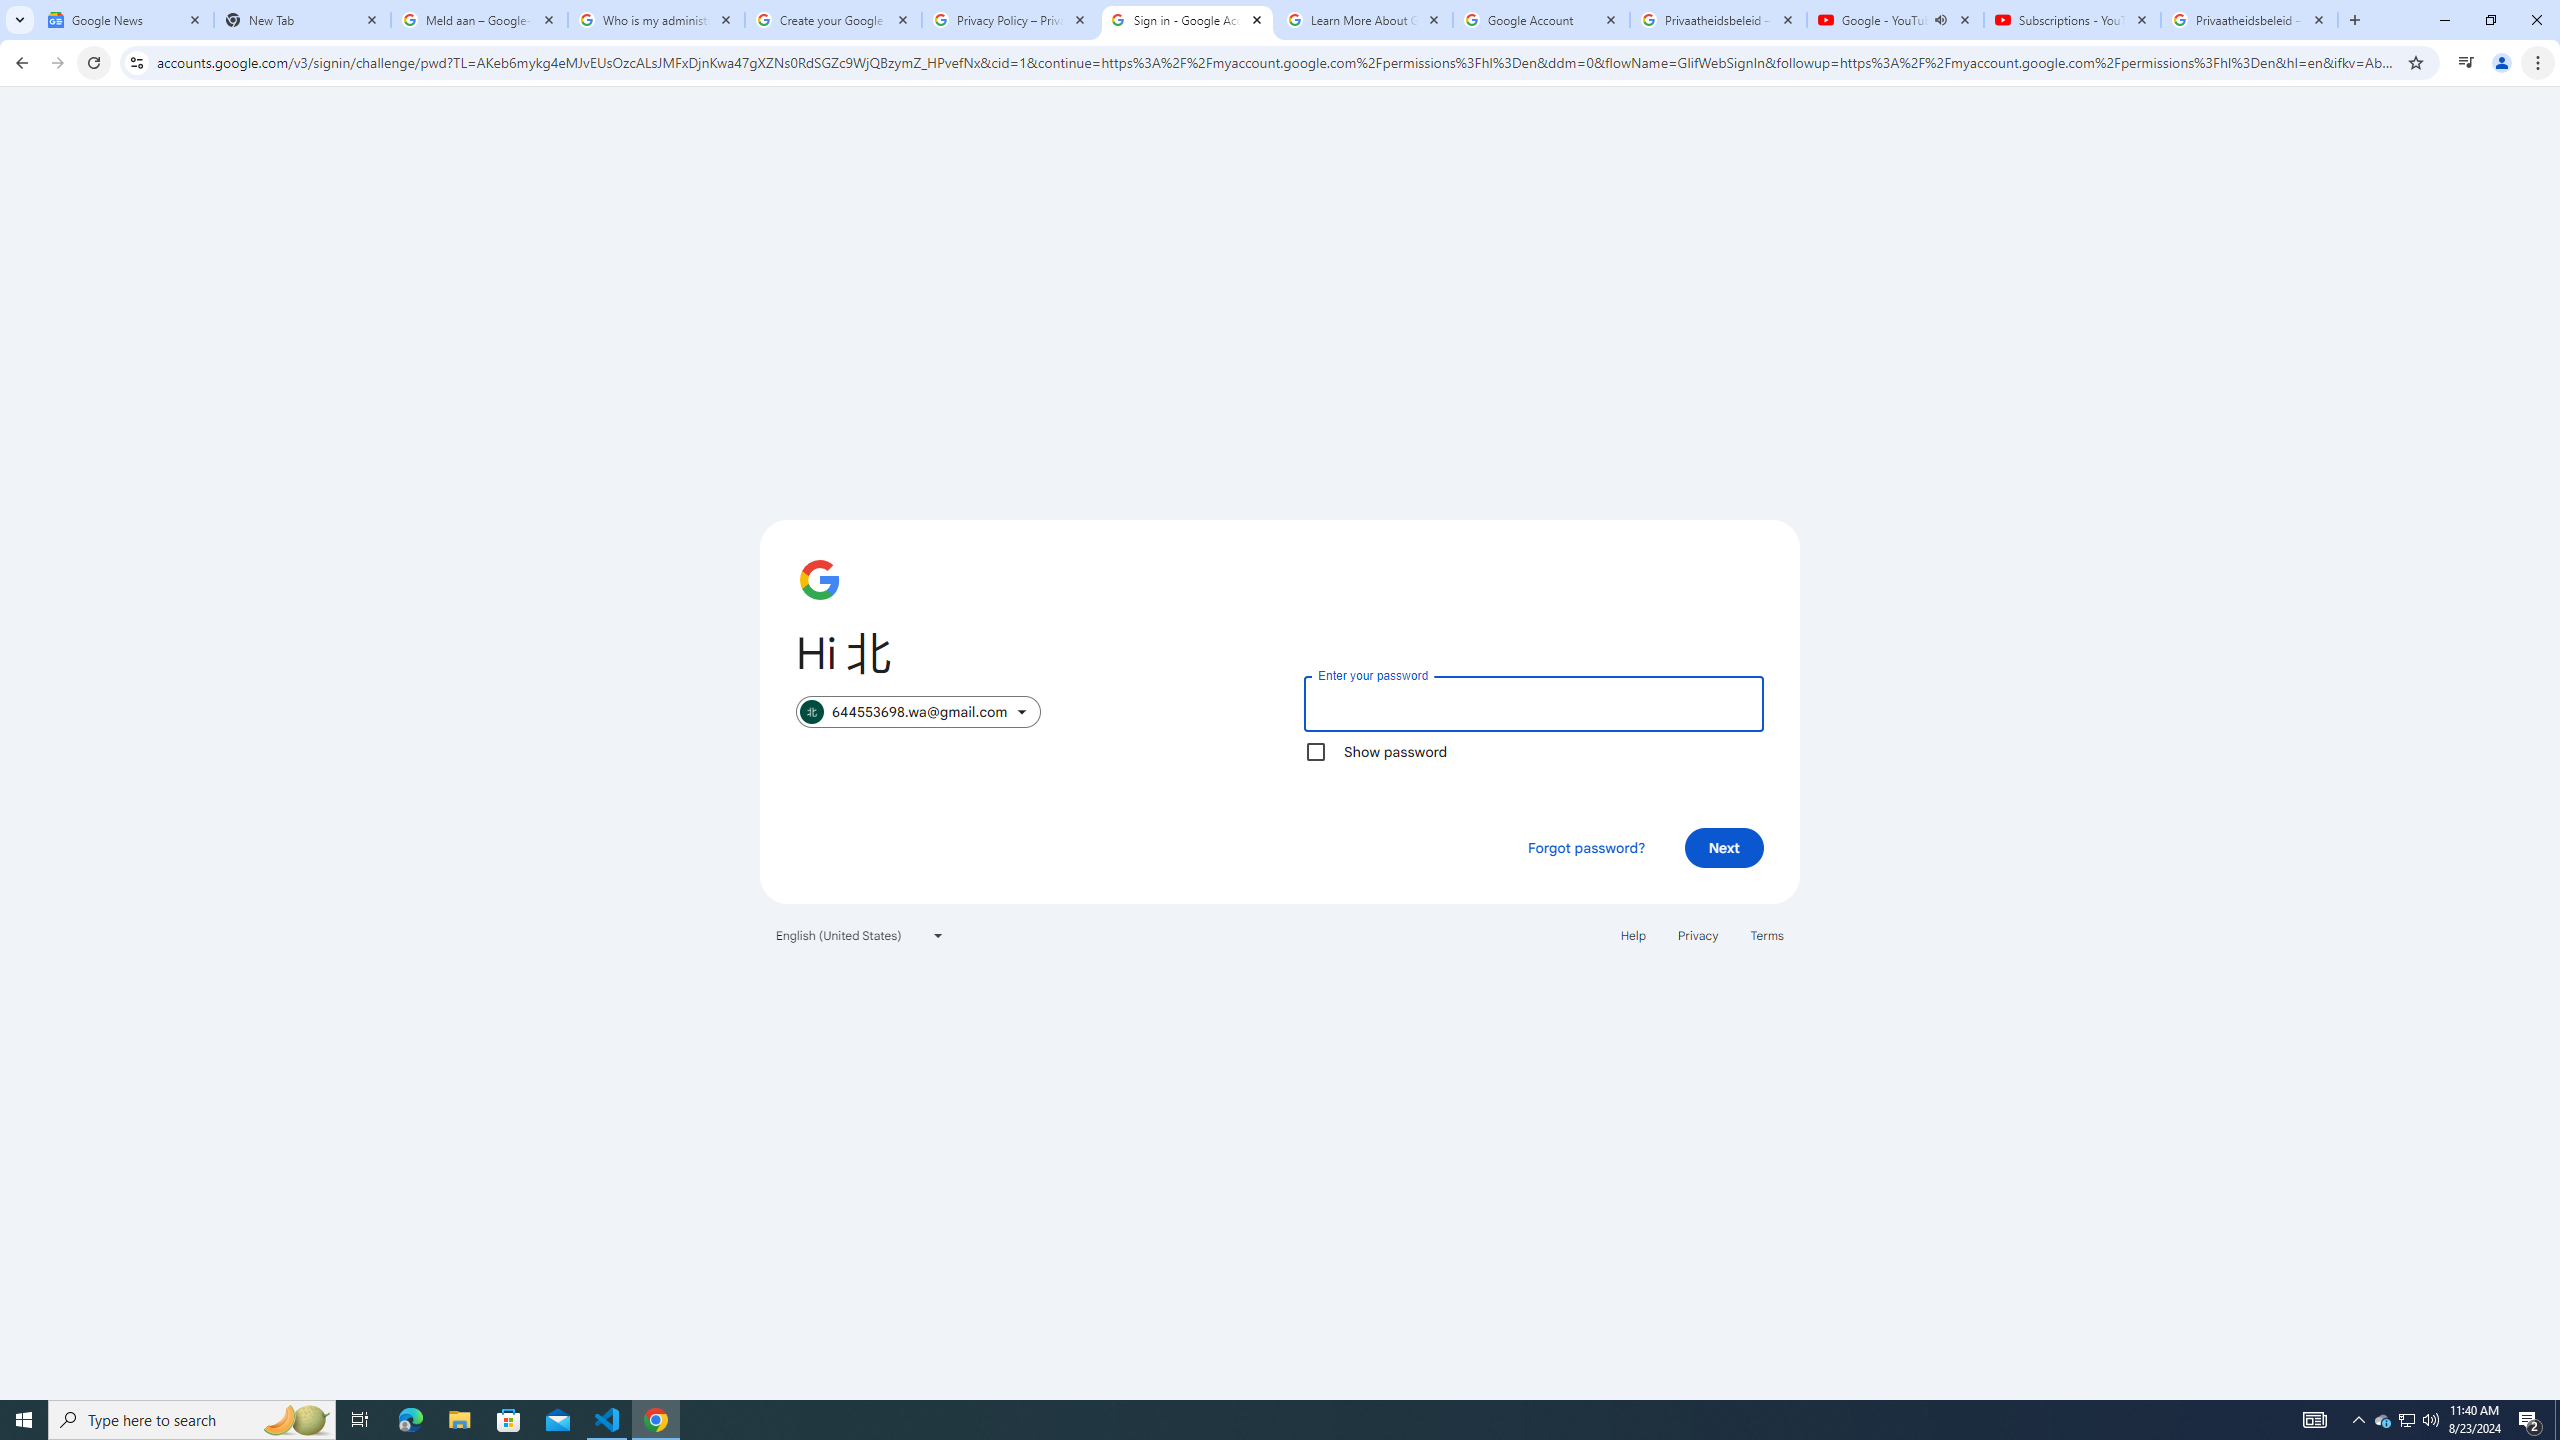 The height and width of the screenshot is (1440, 2560). What do you see at coordinates (656, 19) in the screenshot?
I see `'Who is my administrator? - Google Account Help'` at bounding box center [656, 19].